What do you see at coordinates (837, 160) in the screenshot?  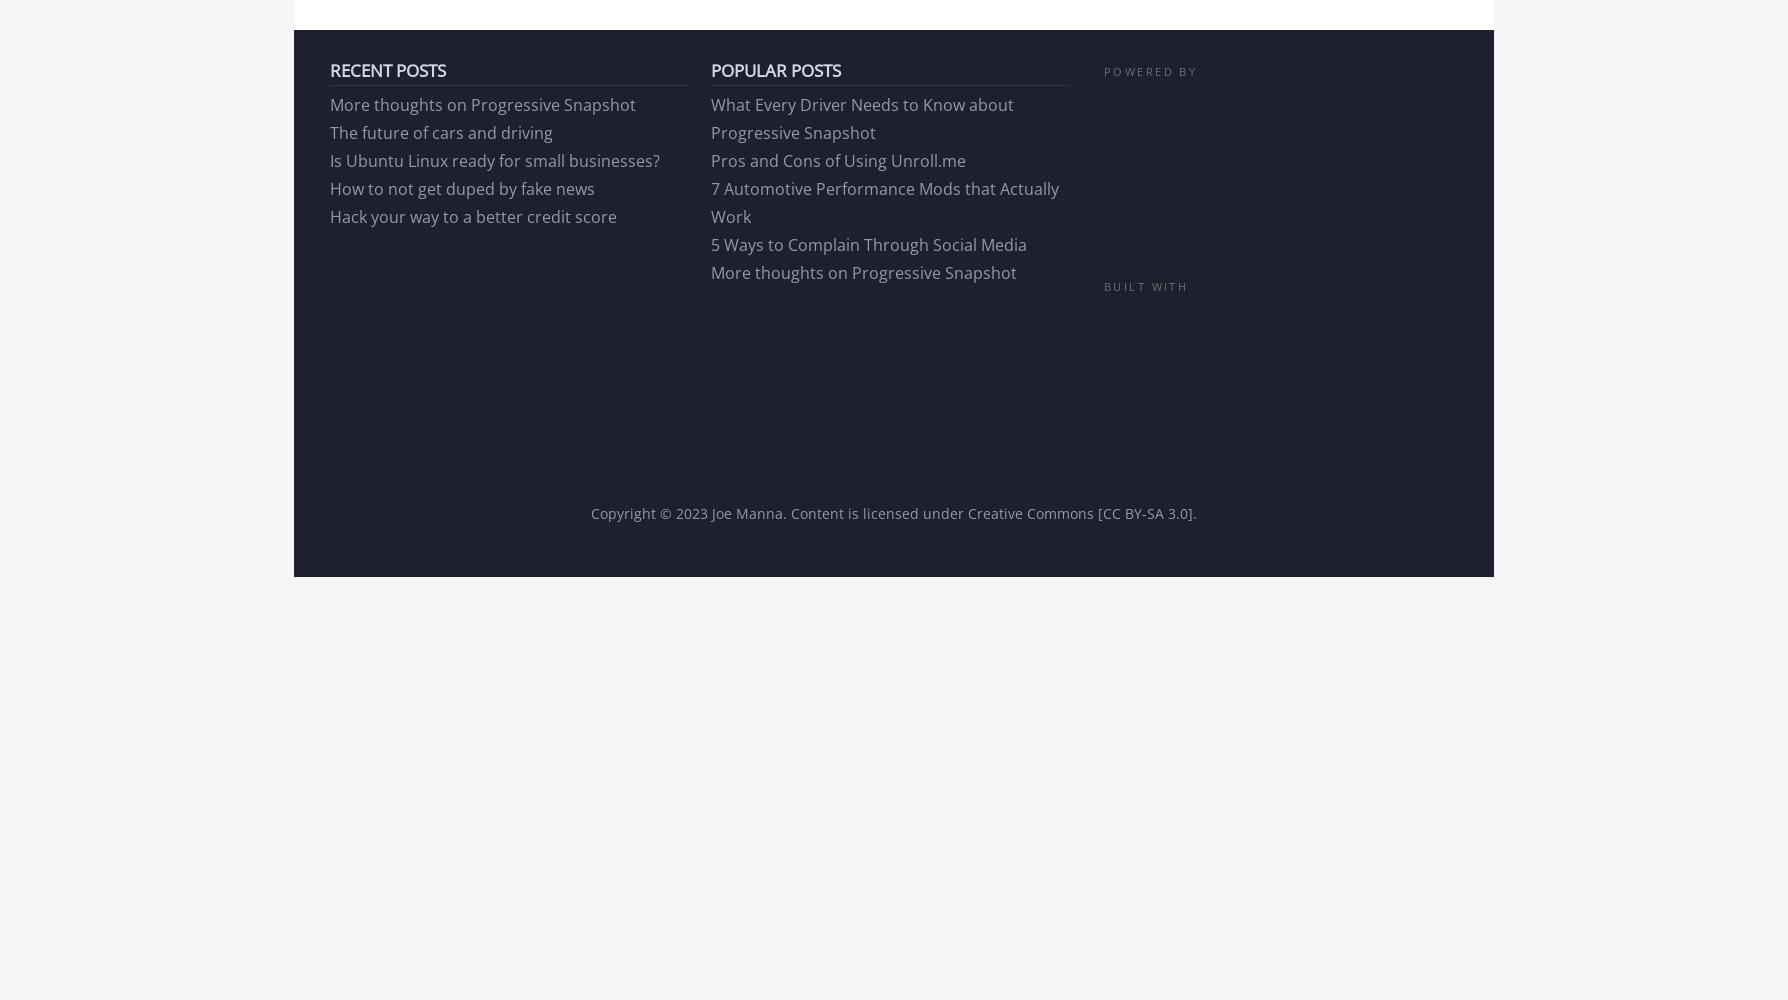 I see `'Pros and Cons of Using Unroll.me'` at bounding box center [837, 160].